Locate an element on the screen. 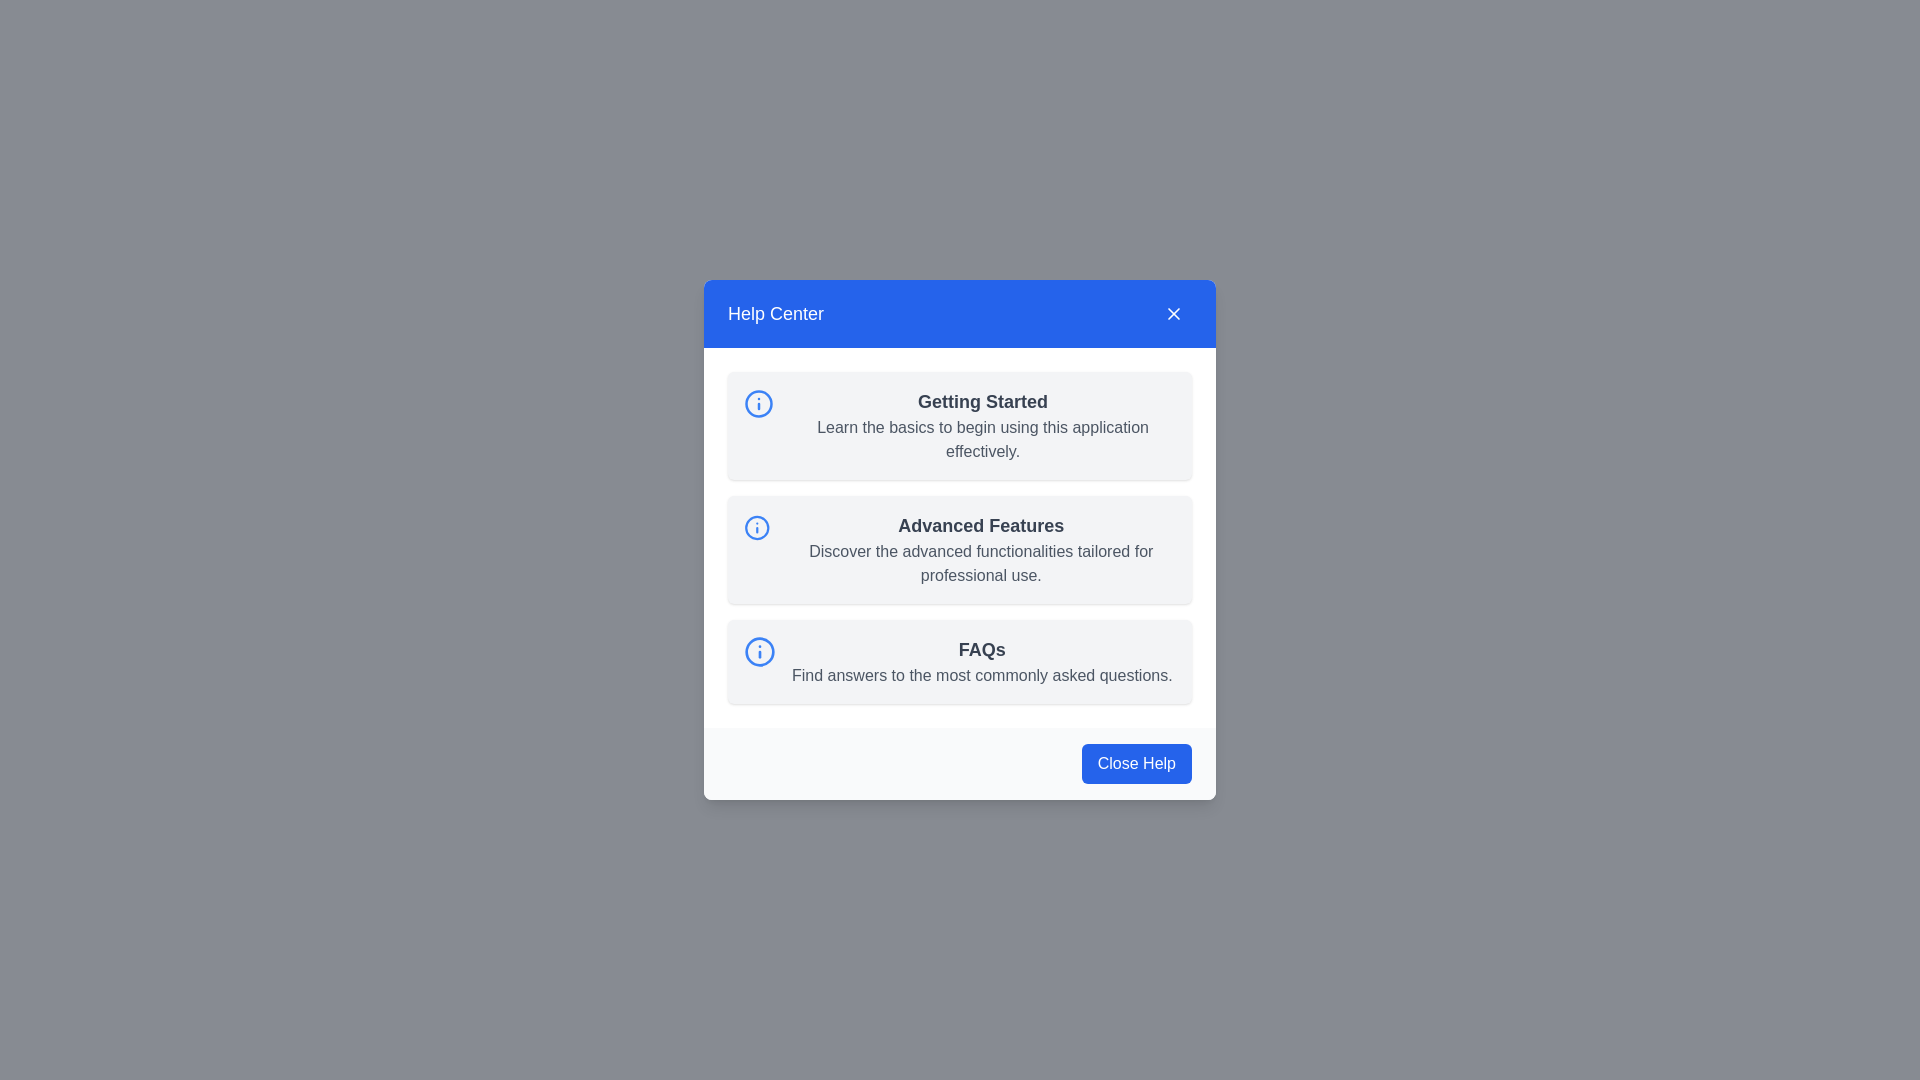  the close button located in the bottom-right corner of the help dialog is located at coordinates (1136, 763).